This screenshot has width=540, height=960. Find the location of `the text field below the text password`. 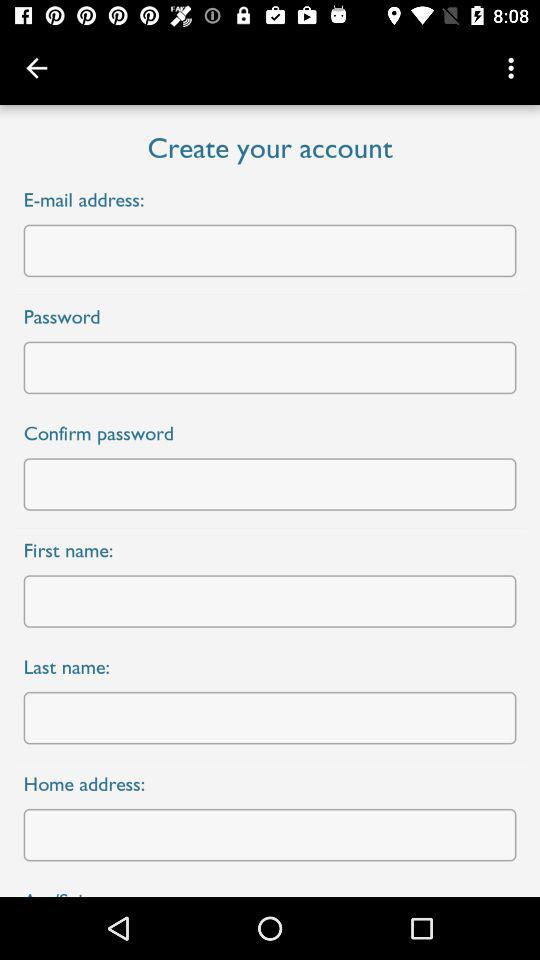

the text field below the text password is located at coordinates (270, 366).